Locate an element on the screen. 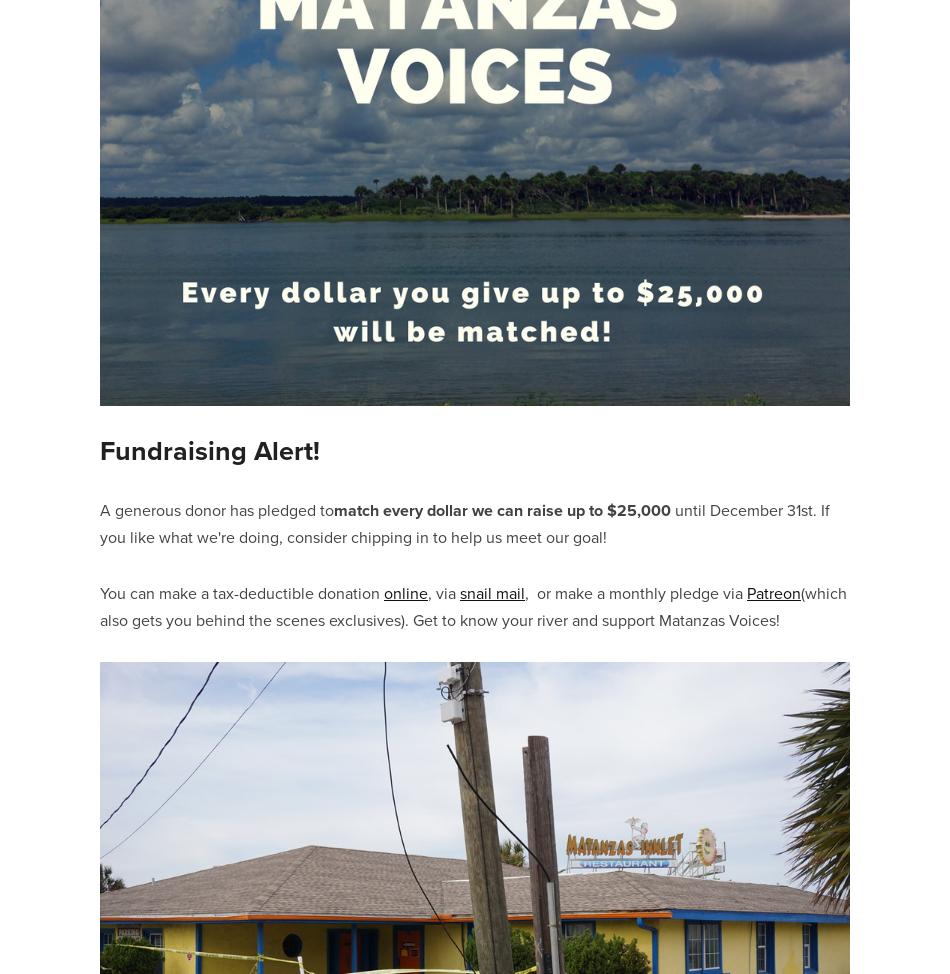 Image resolution: width=950 pixels, height=974 pixels. 'snail mail' is located at coordinates (492, 591).